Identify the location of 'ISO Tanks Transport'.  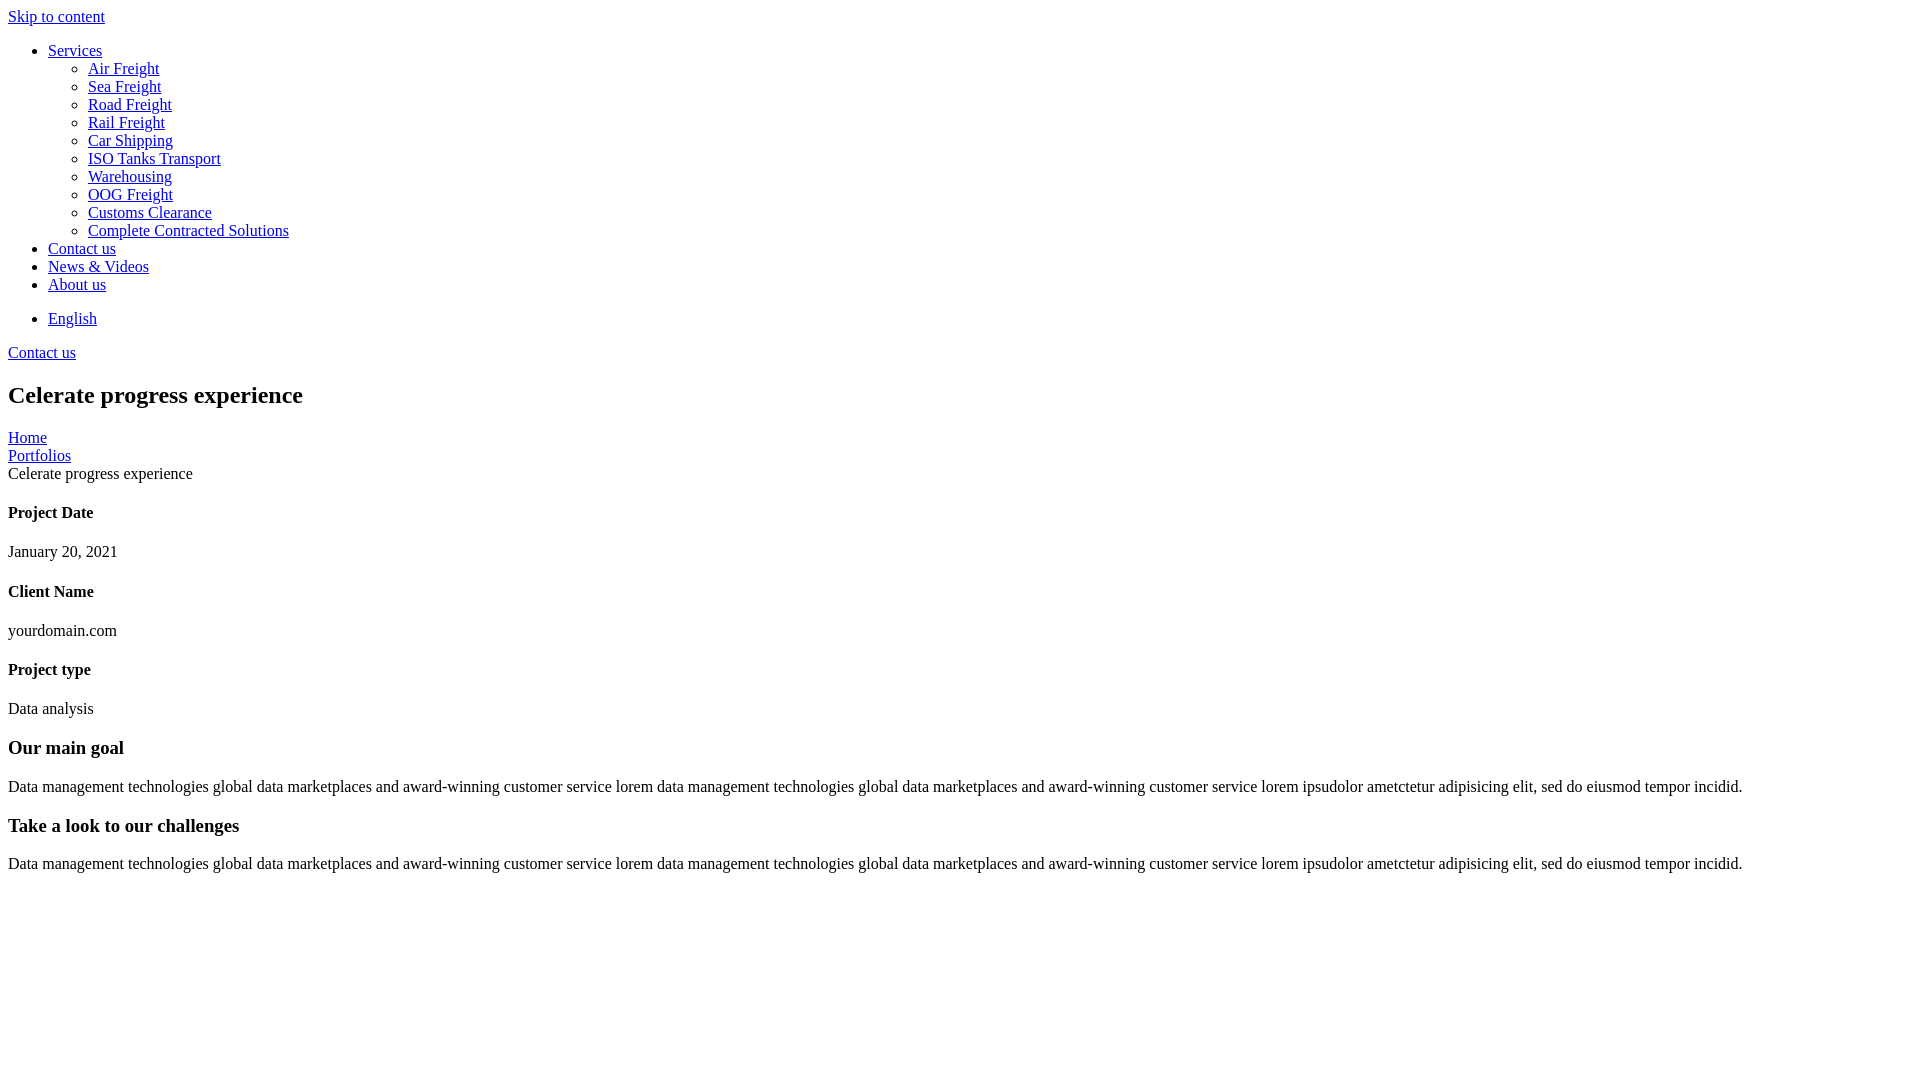
(999, 157).